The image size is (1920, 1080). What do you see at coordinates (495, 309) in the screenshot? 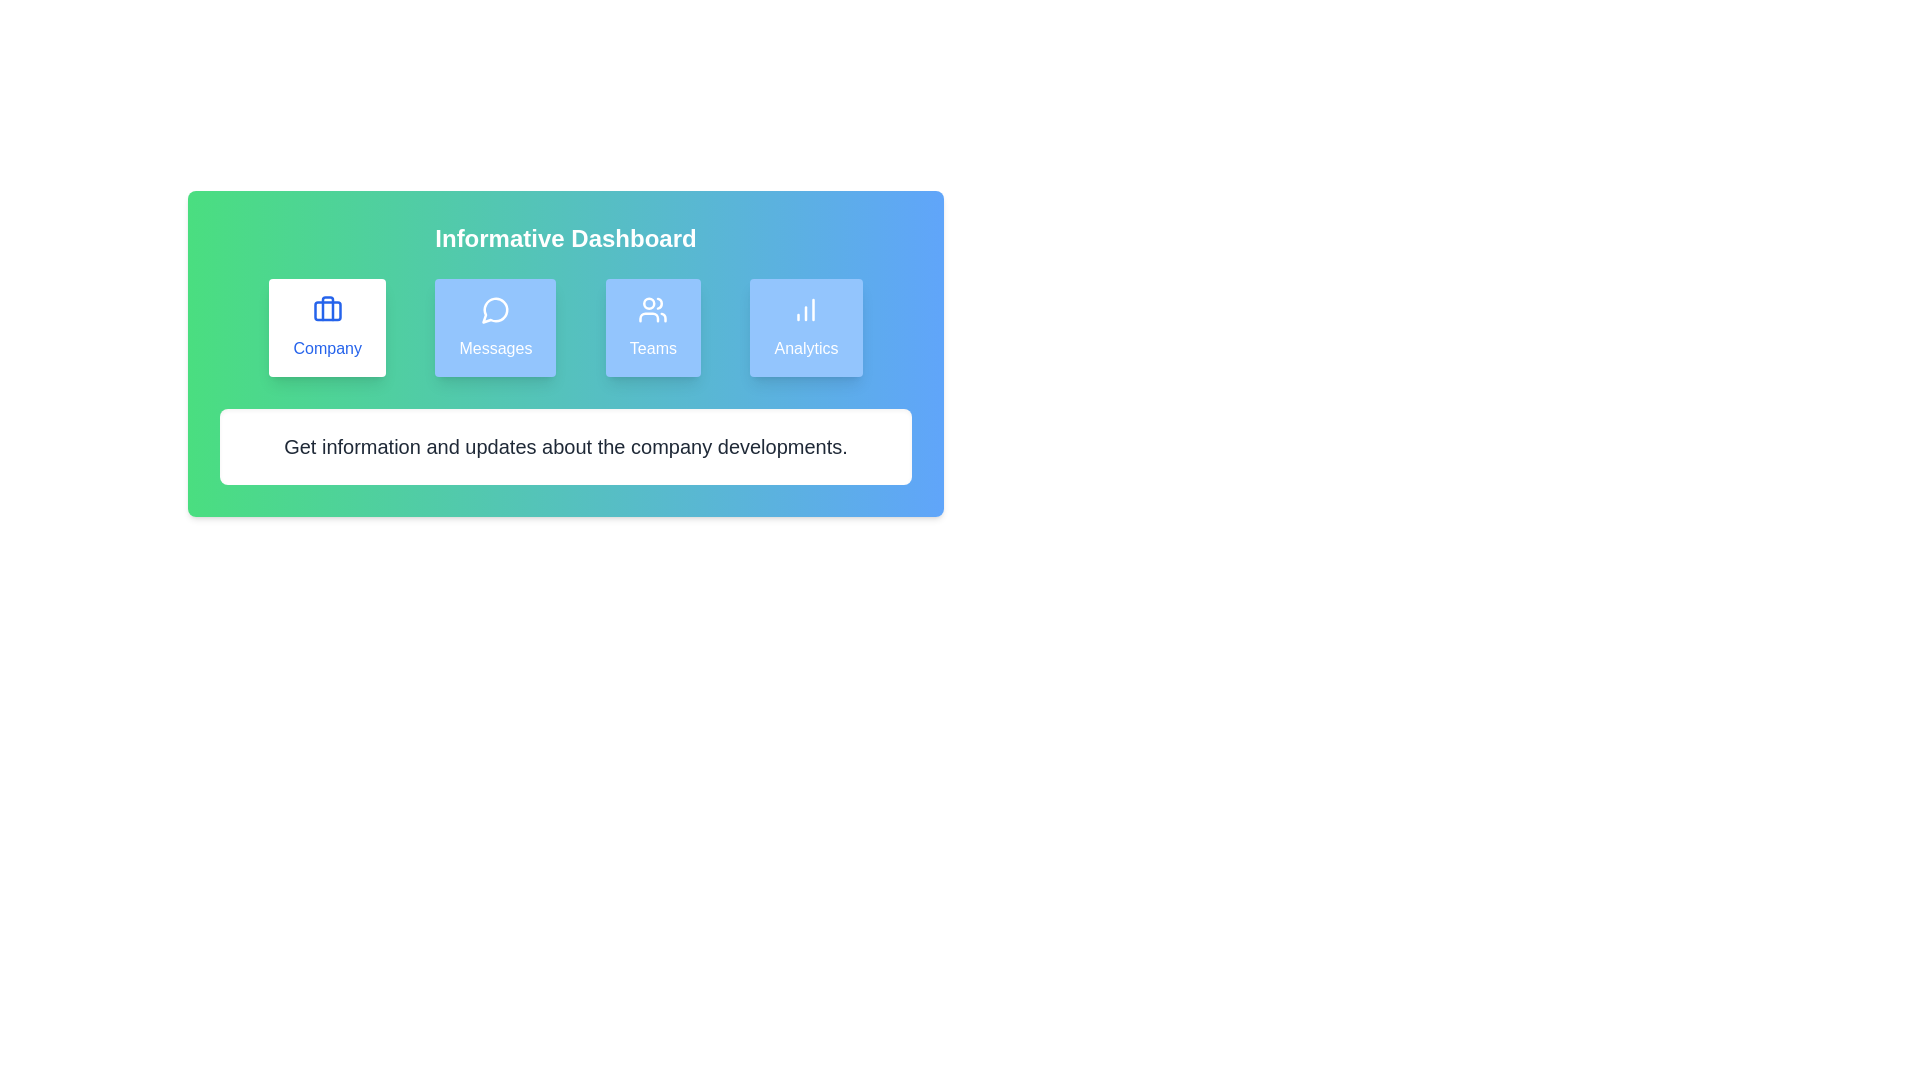
I see `the circular icon resembling a chat bubble or message symbol with a blue outline and white background, located in the second card from the left in the upper row of the dashboard, above the 'Messages' text label` at bounding box center [495, 309].